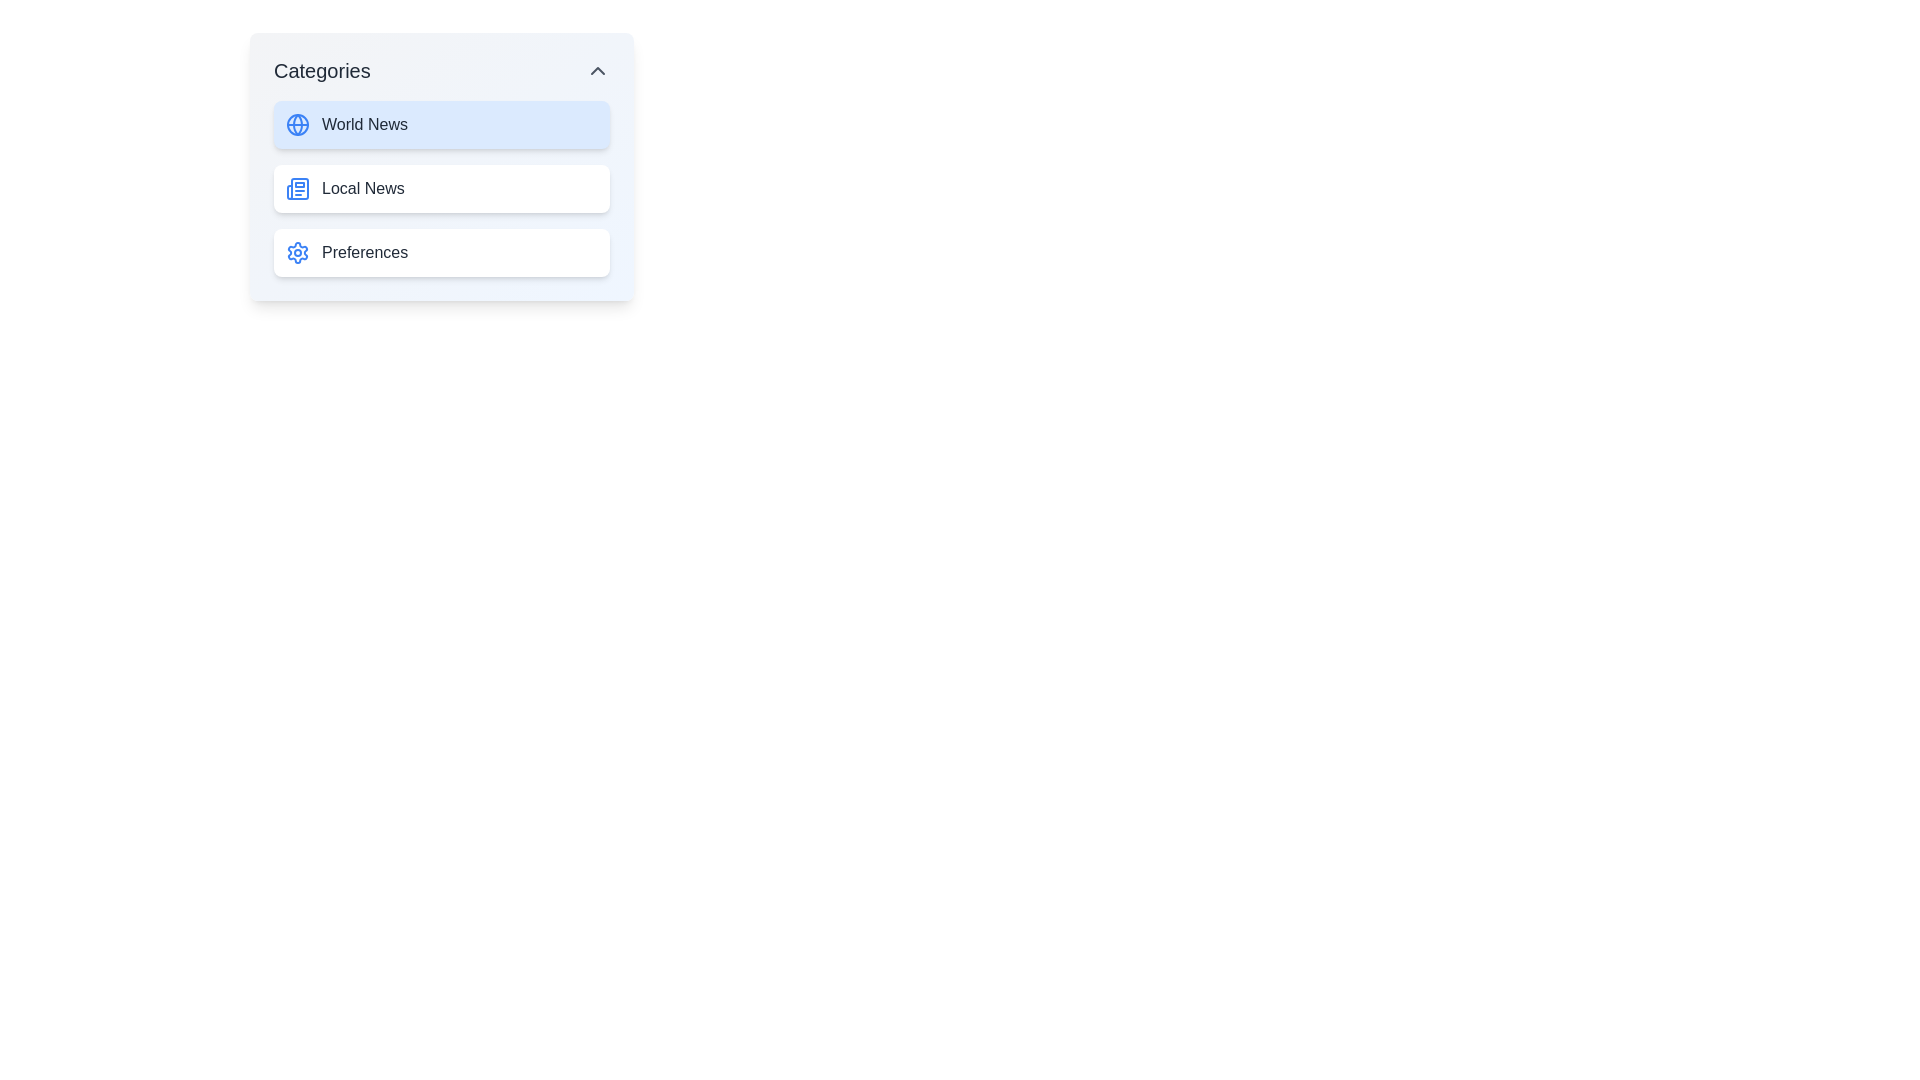 The width and height of the screenshot is (1920, 1080). What do you see at coordinates (296, 124) in the screenshot?
I see `the globe icon located to the left of the 'World News' list item within the 'Categories' panel` at bounding box center [296, 124].